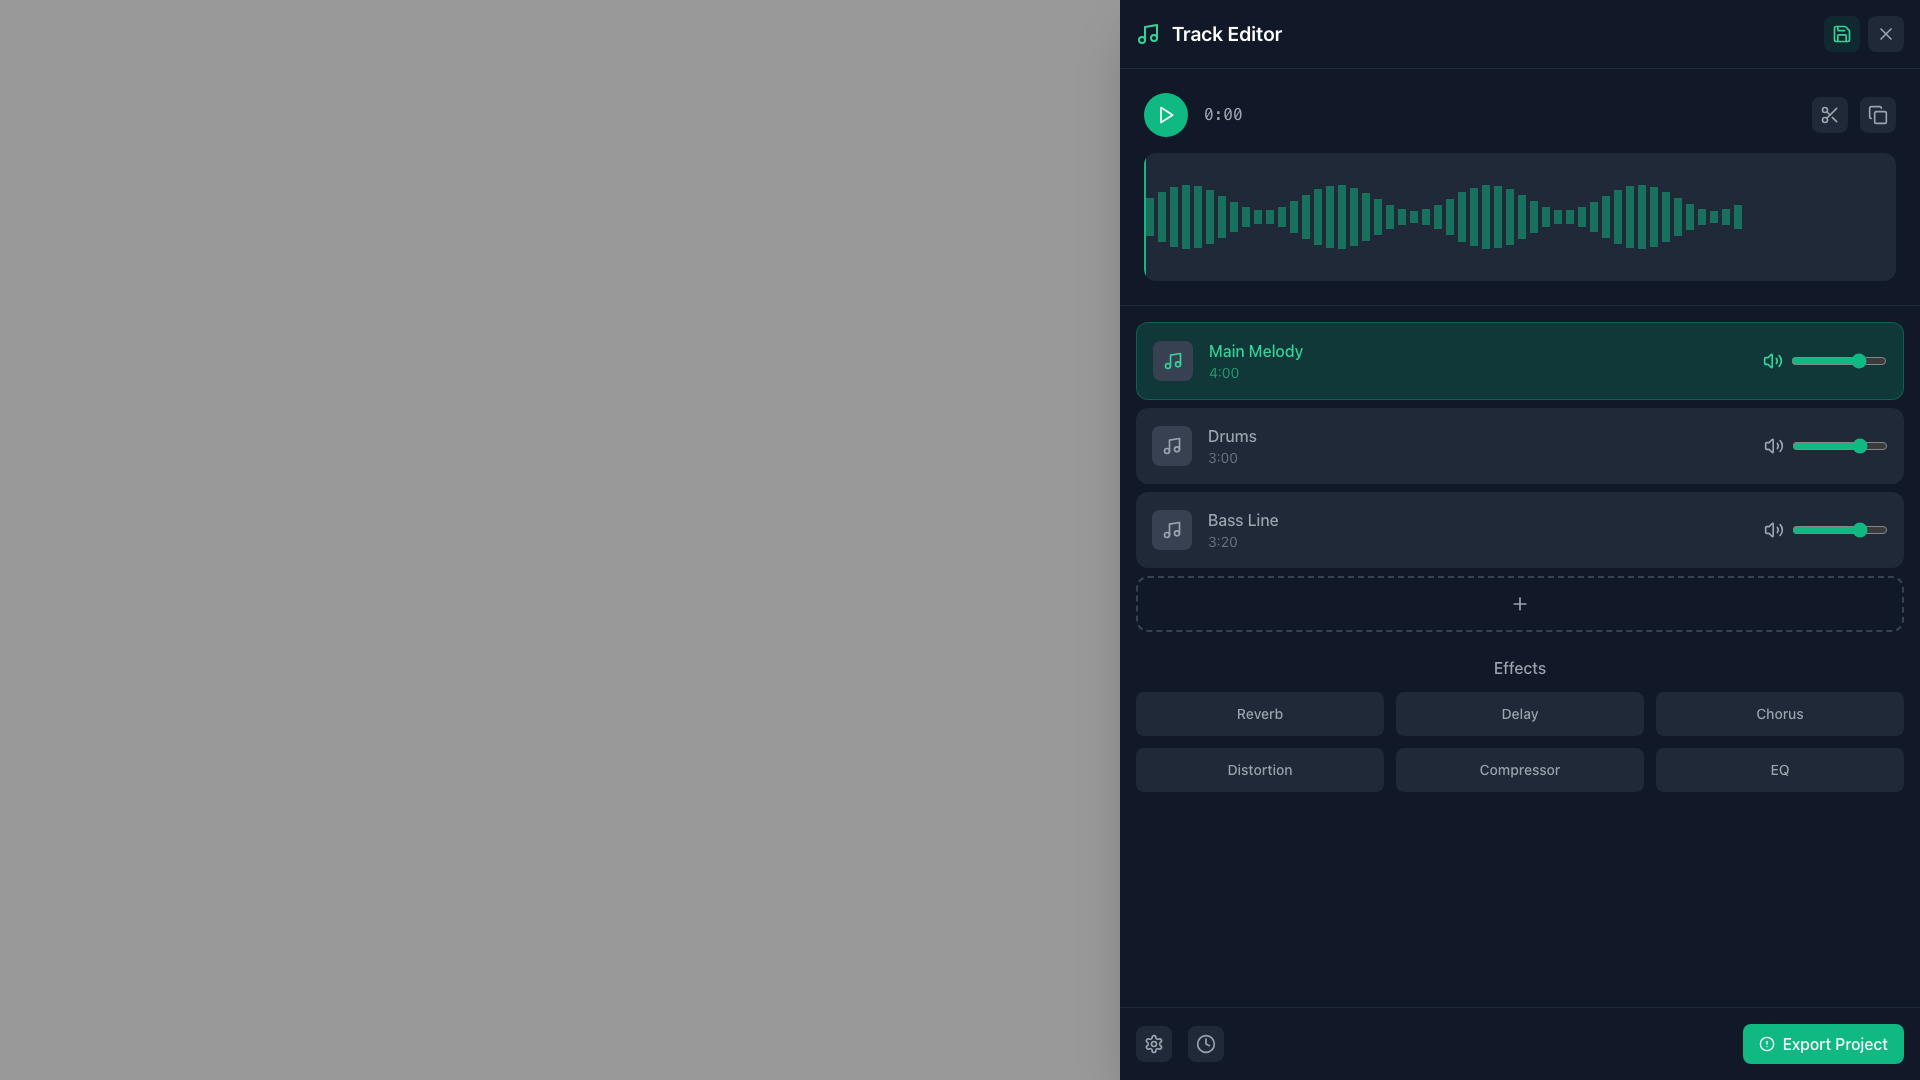 The height and width of the screenshot is (1080, 1920). I want to click on the ninth graphical bar in the waveform or histogram visualization, so click(1245, 216).